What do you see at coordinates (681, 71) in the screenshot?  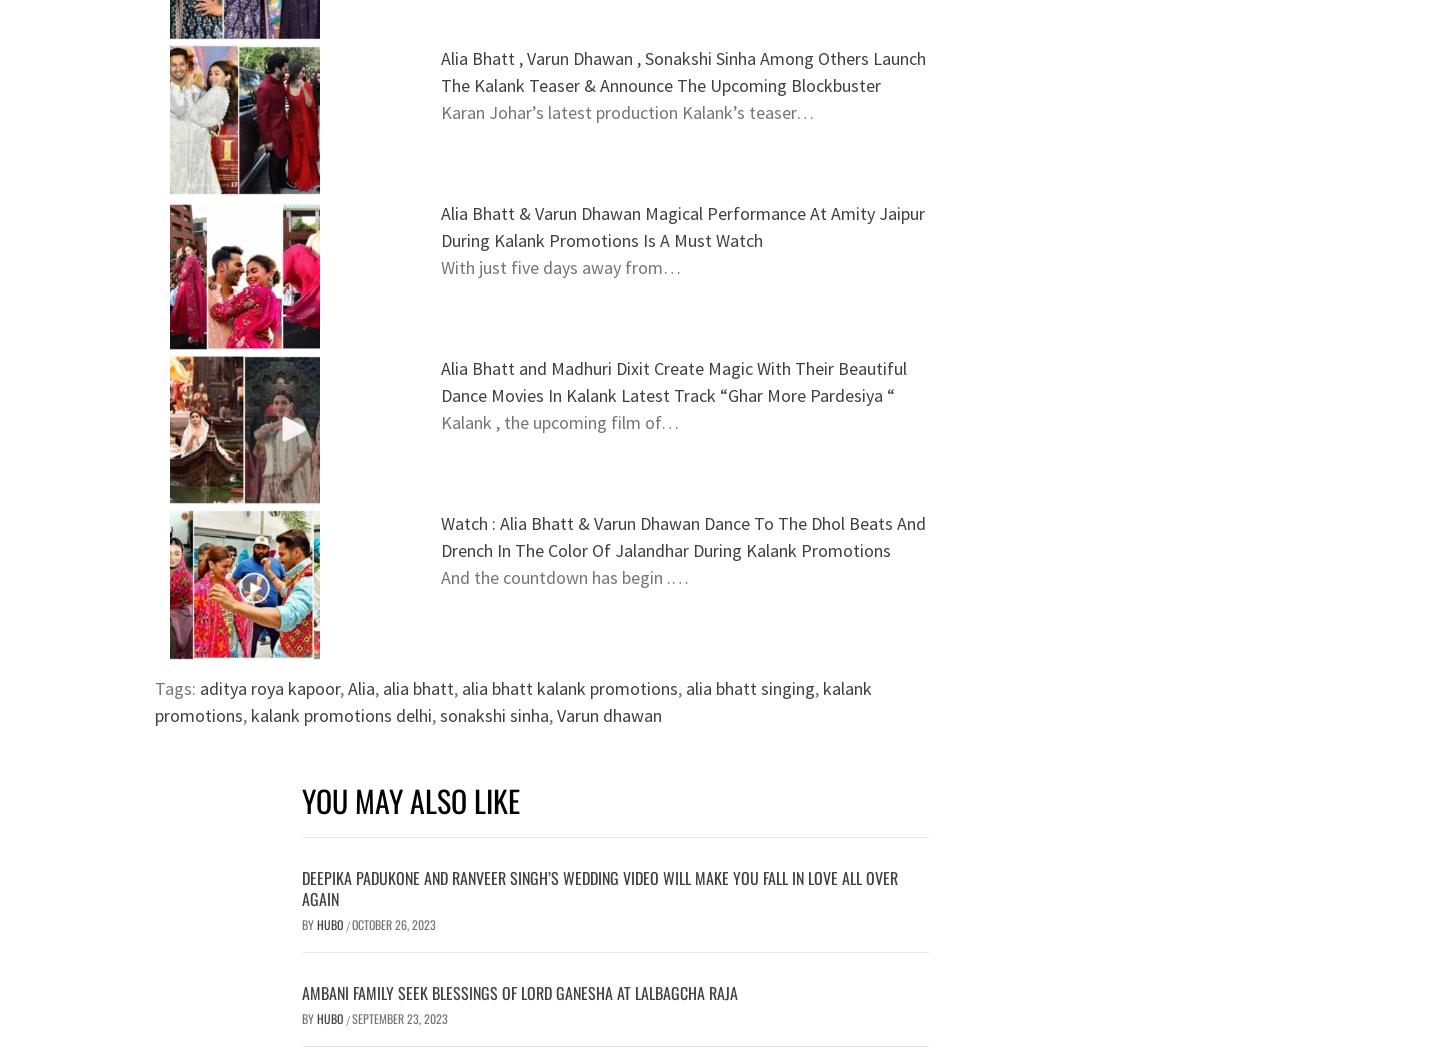 I see `'Alia Bhatt , Varun Dhawan , Sonakshi Sinha Among Others Launch The Kalank Teaser & Announce The Upcoming Blockbuster'` at bounding box center [681, 71].